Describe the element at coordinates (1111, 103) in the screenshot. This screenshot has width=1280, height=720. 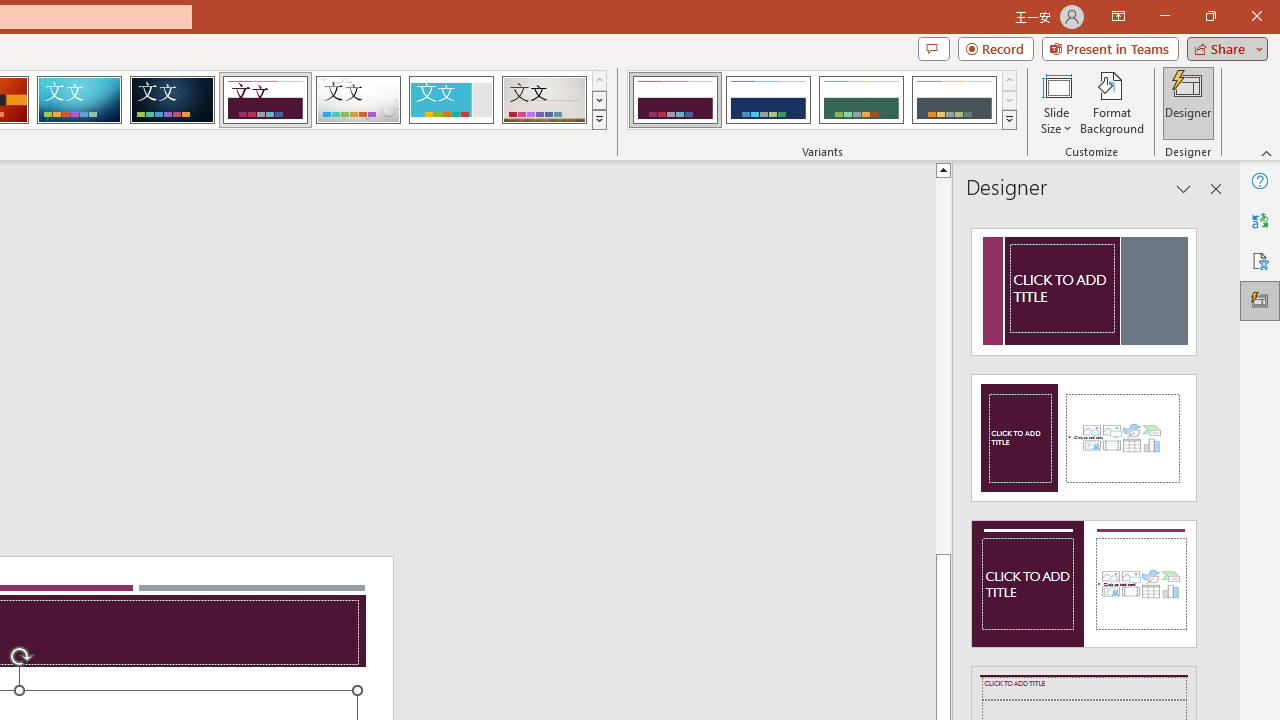
I see `'Format Background'` at that location.